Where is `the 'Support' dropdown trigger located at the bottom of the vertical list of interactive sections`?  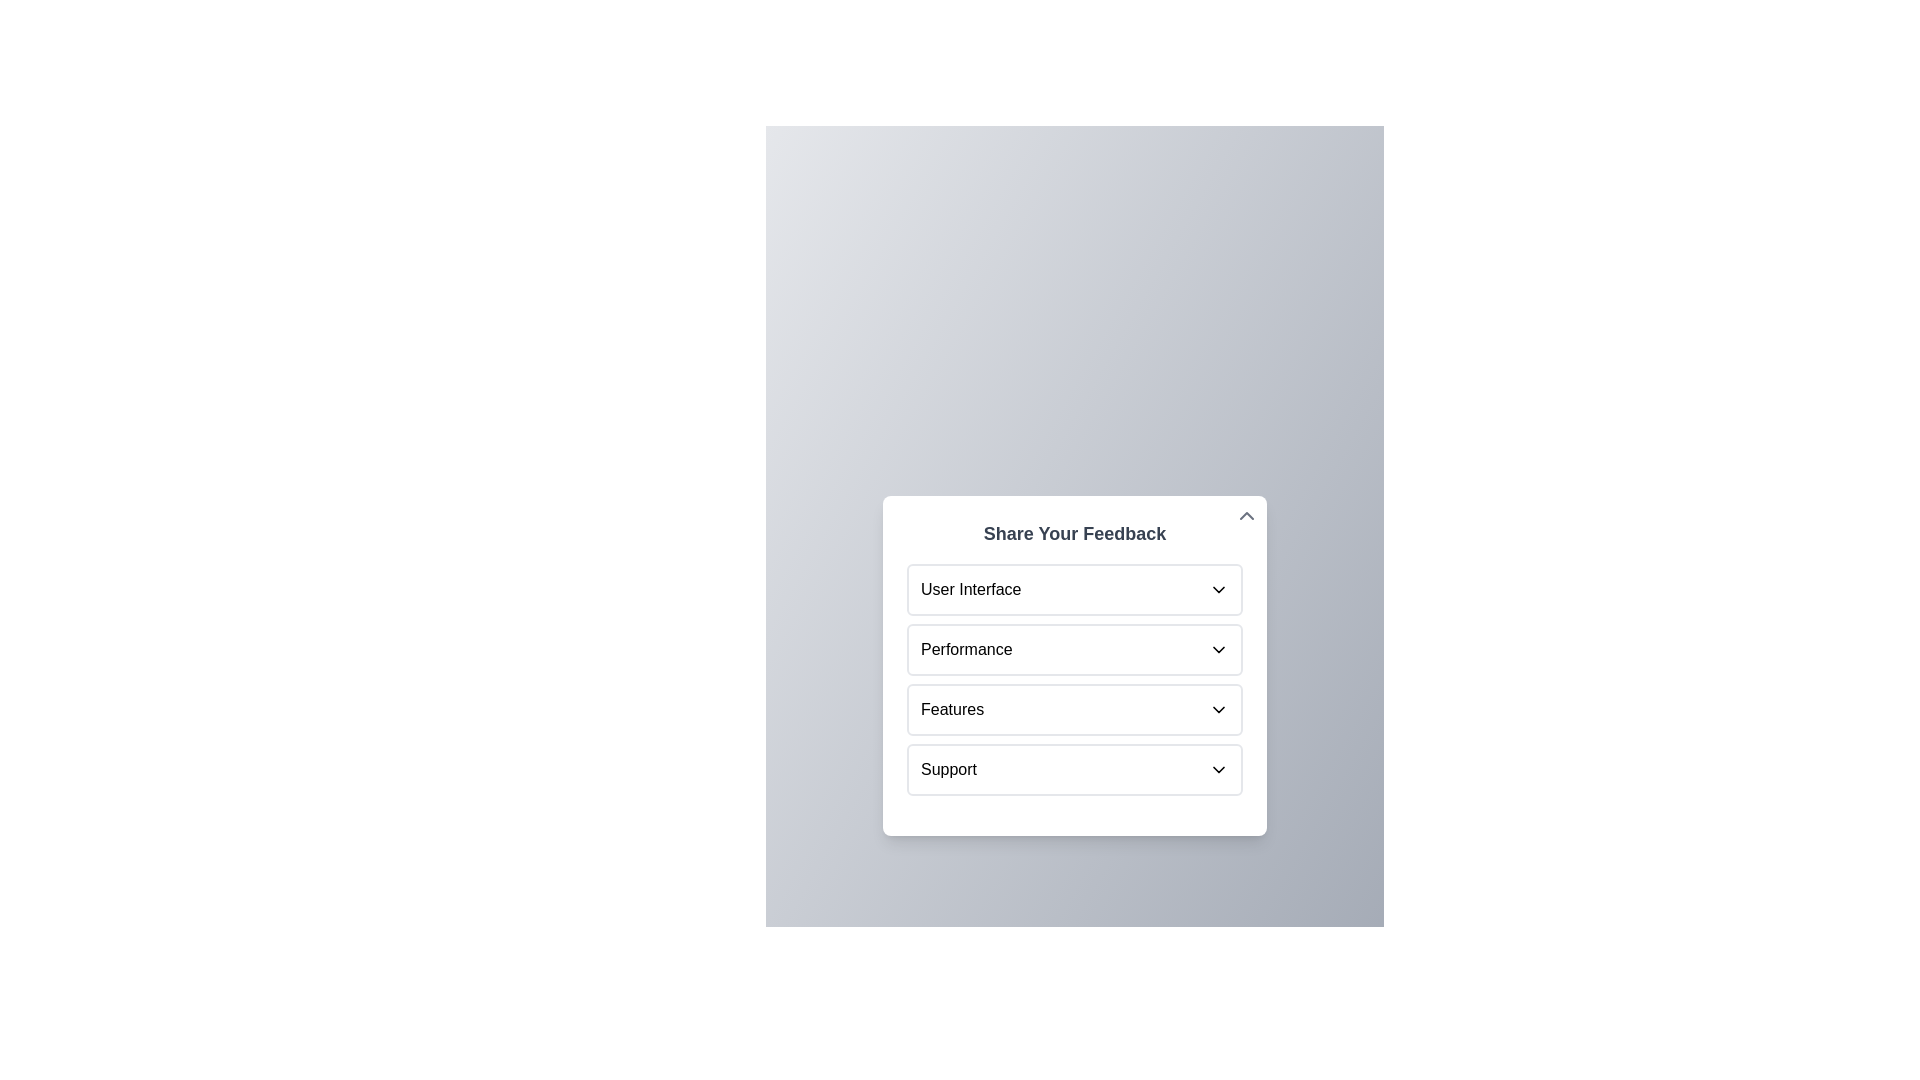
the 'Support' dropdown trigger located at the bottom of the vertical list of interactive sections is located at coordinates (1074, 769).